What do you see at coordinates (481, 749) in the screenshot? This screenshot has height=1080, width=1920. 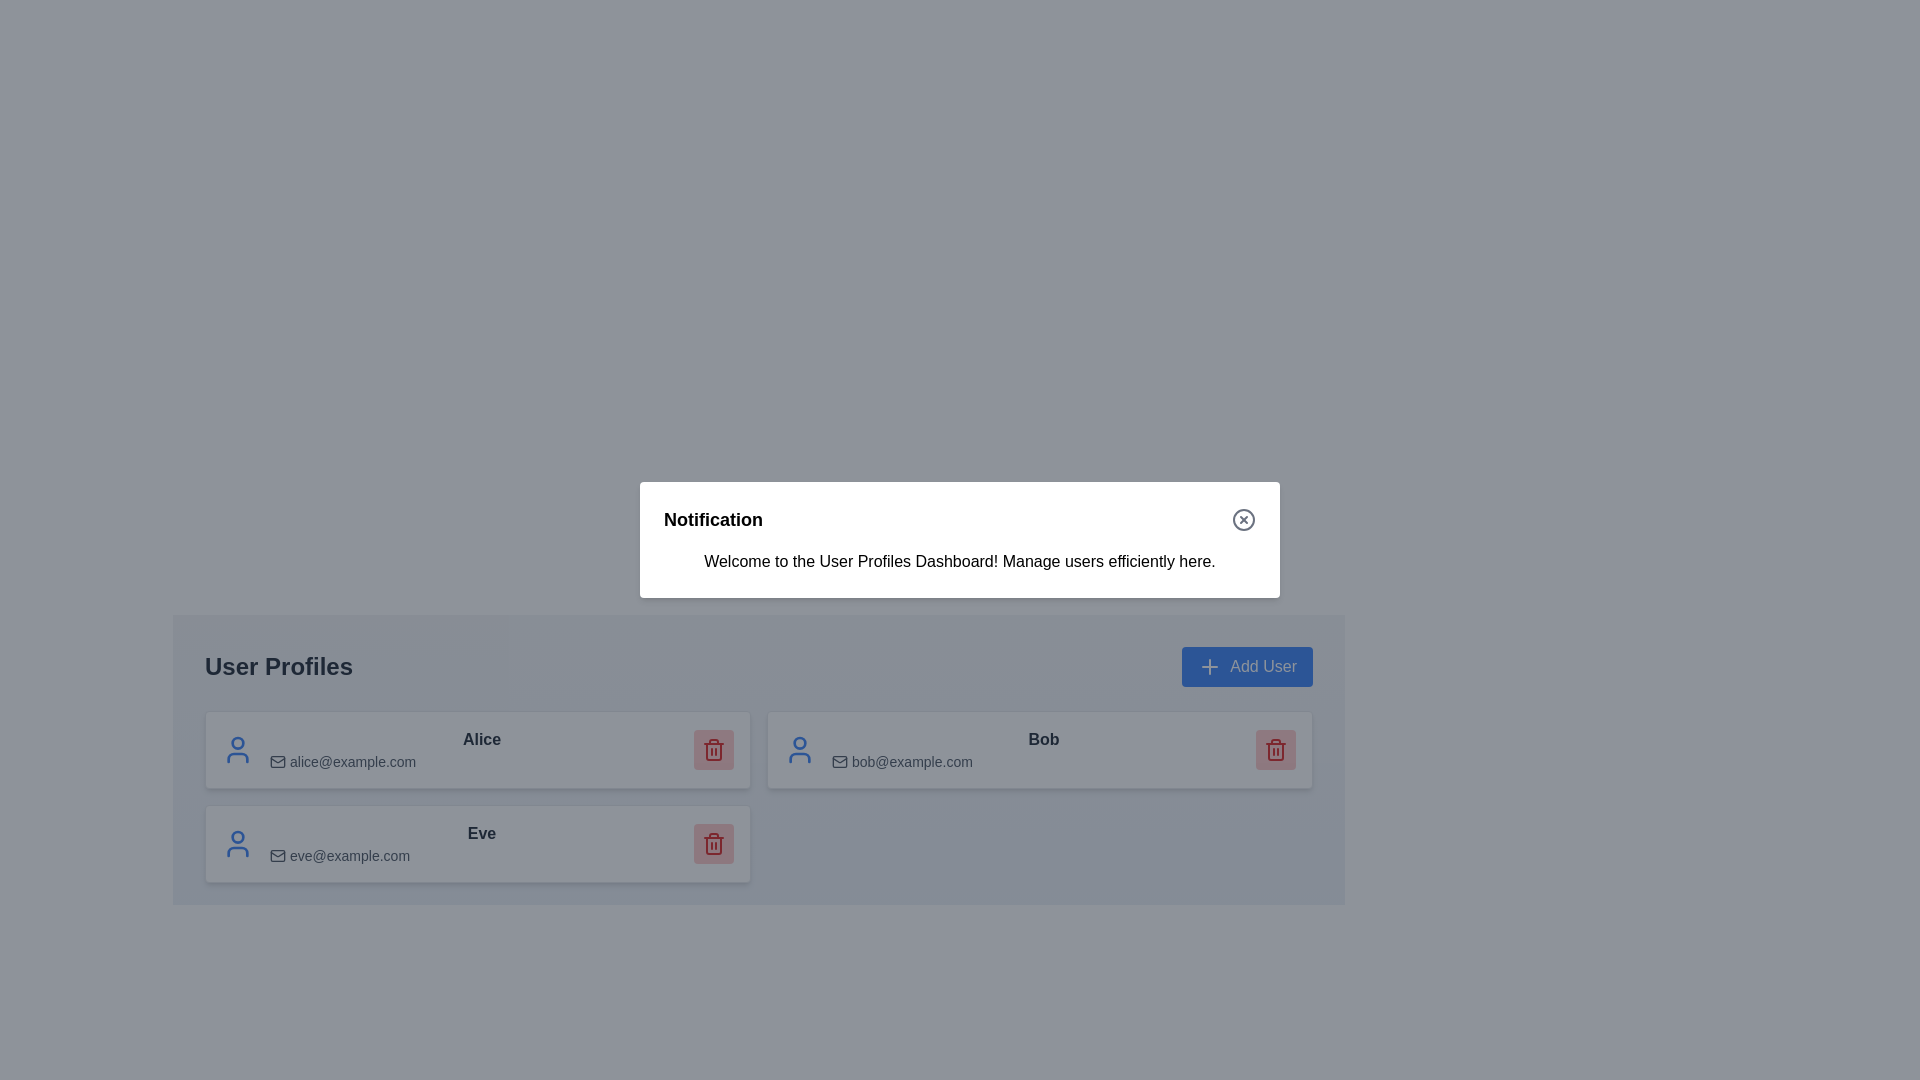 I see `the text label identifying the user profile named 'Alice'` at bounding box center [481, 749].